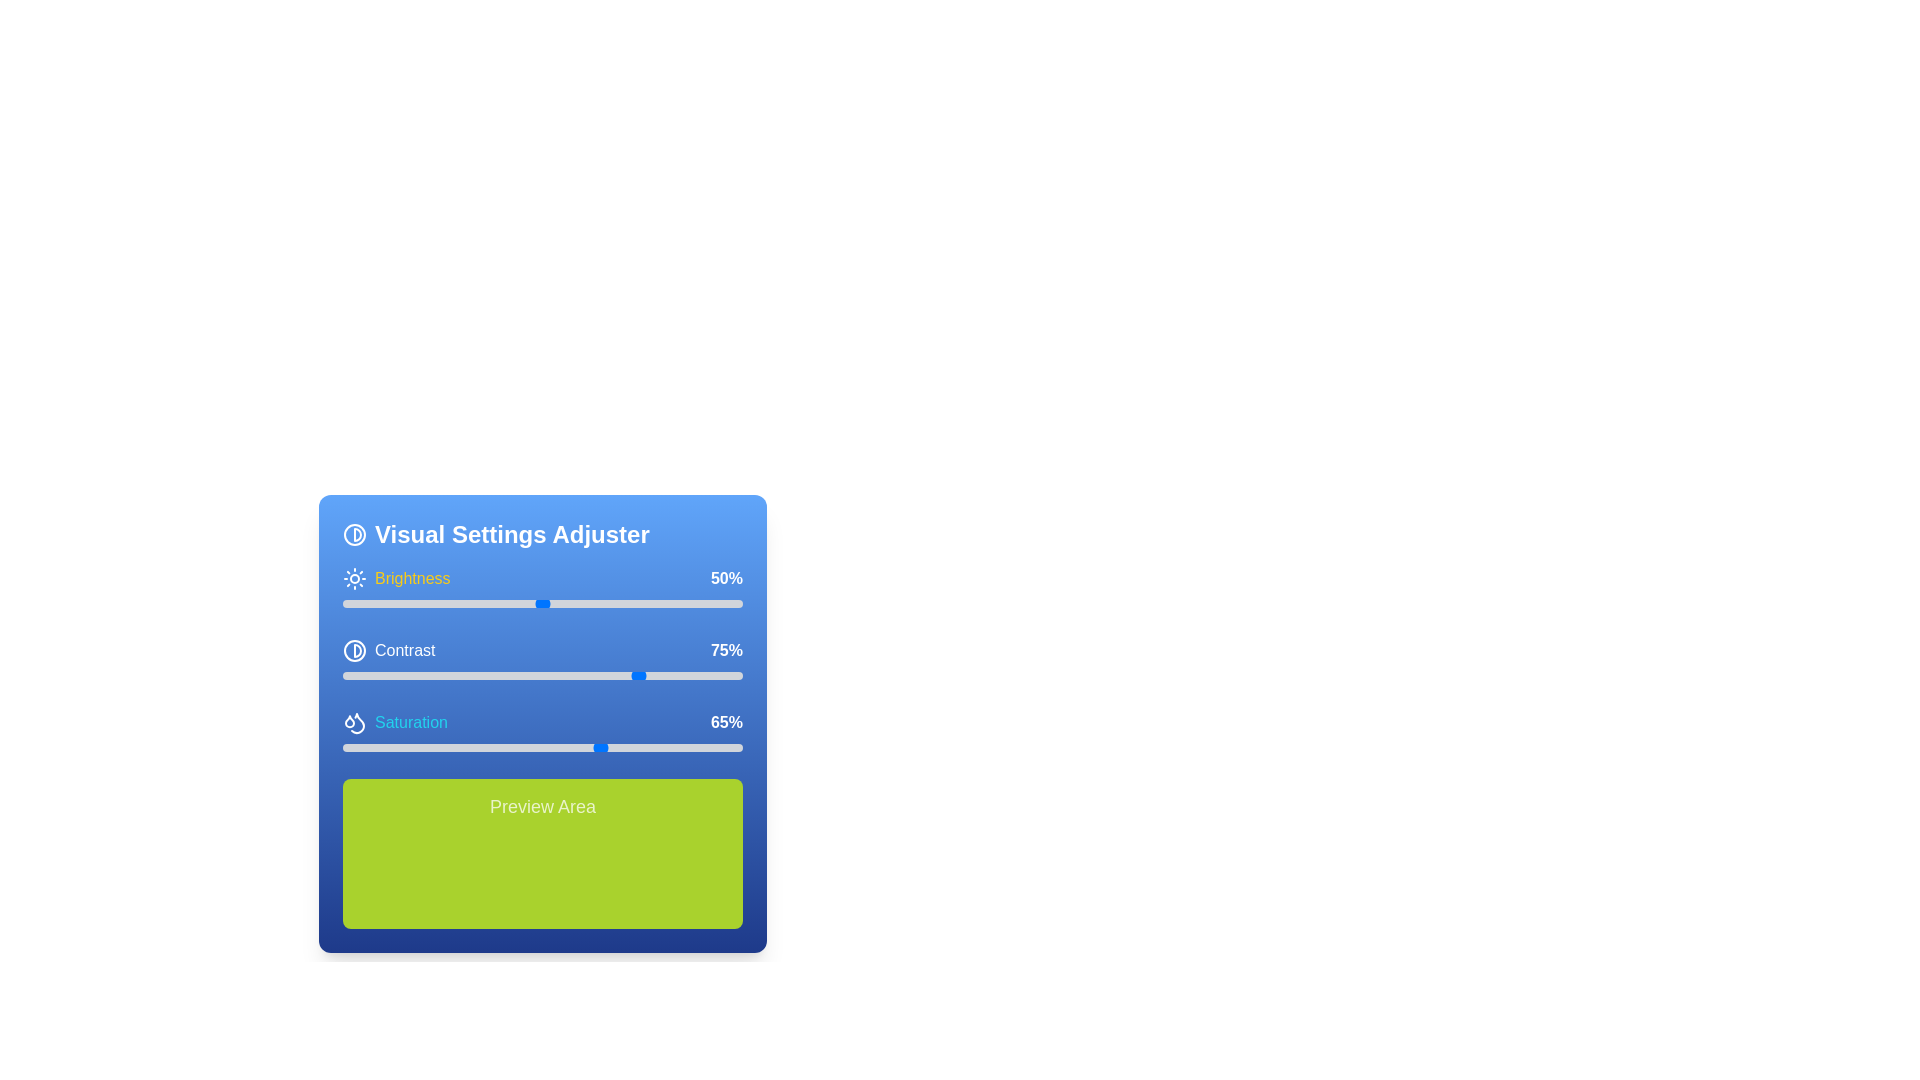 Image resolution: width=1920 pixels, height=1080 pixels. I want to click on saturation, so click(374, 748).